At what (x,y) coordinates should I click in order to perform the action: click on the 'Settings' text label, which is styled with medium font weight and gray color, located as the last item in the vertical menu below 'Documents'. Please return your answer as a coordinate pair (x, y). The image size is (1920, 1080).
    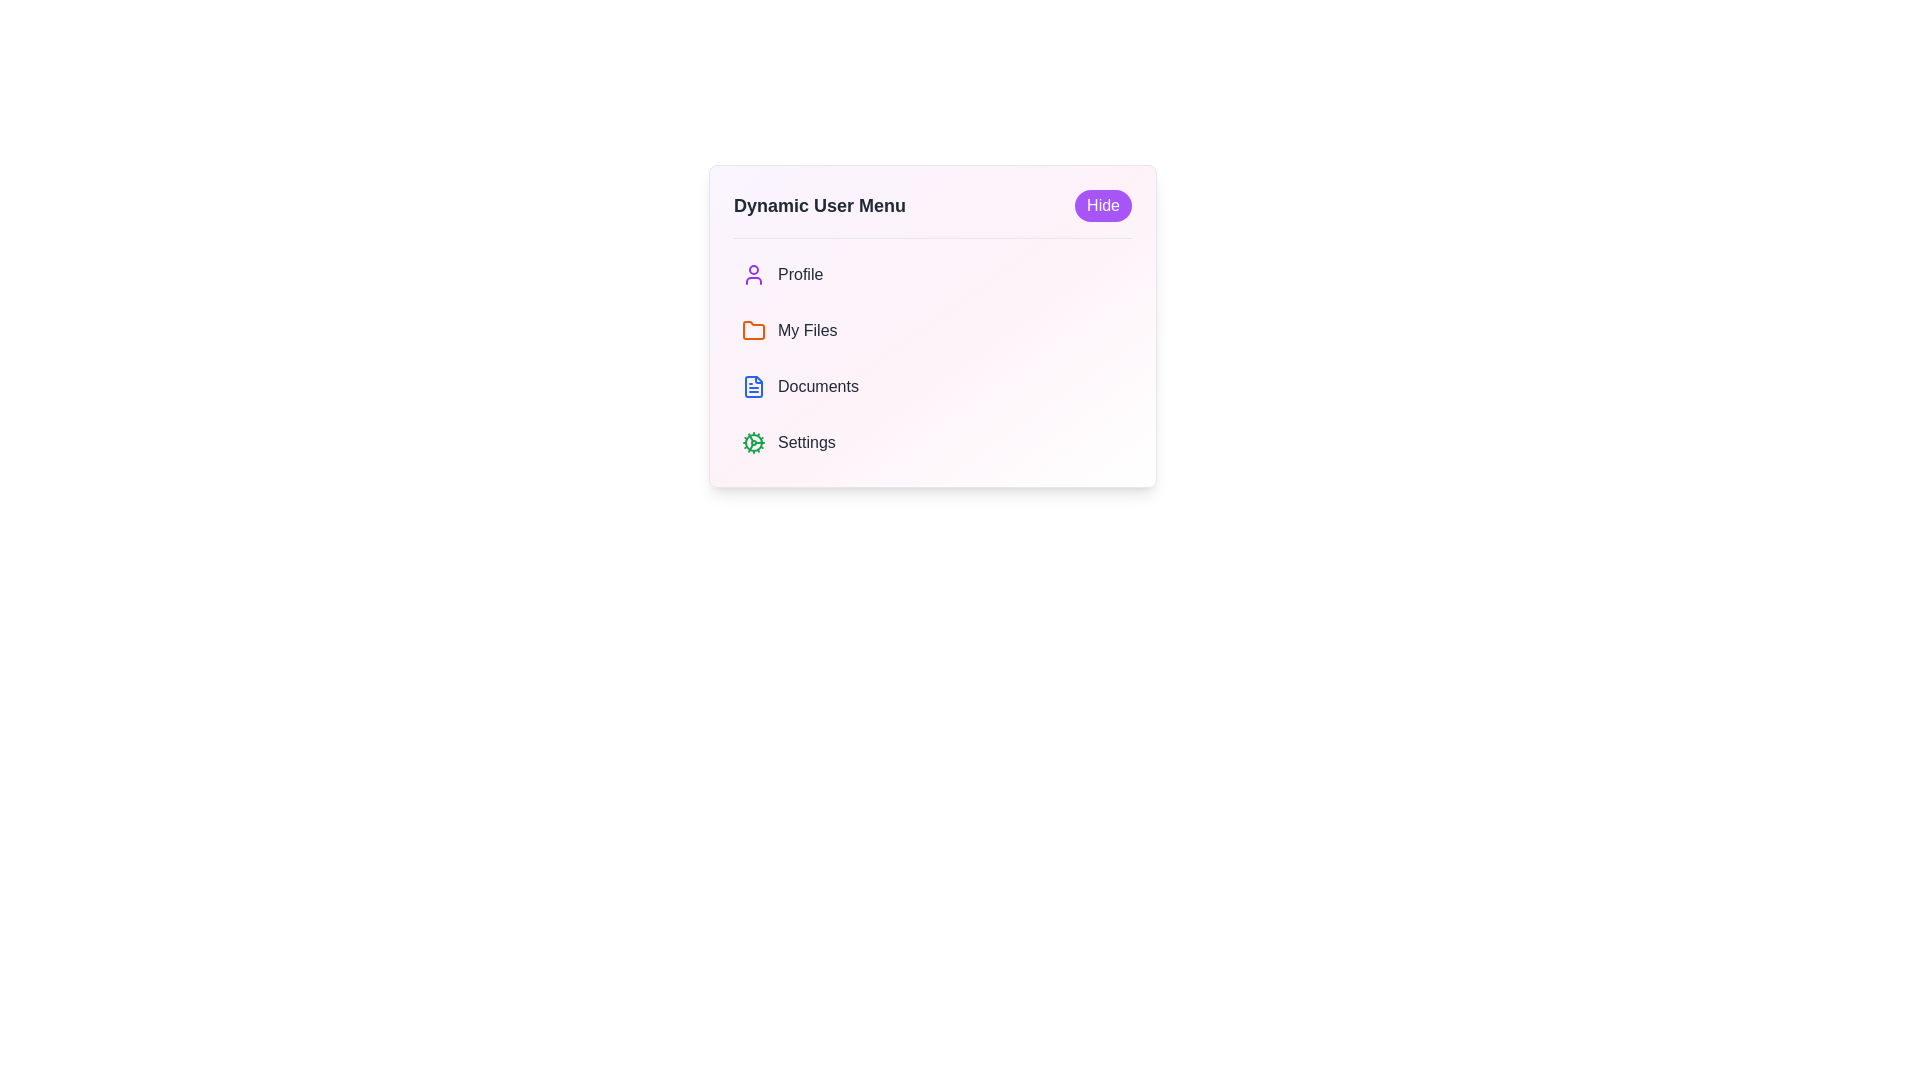
    Looking at the image, I should click on (806, 442).